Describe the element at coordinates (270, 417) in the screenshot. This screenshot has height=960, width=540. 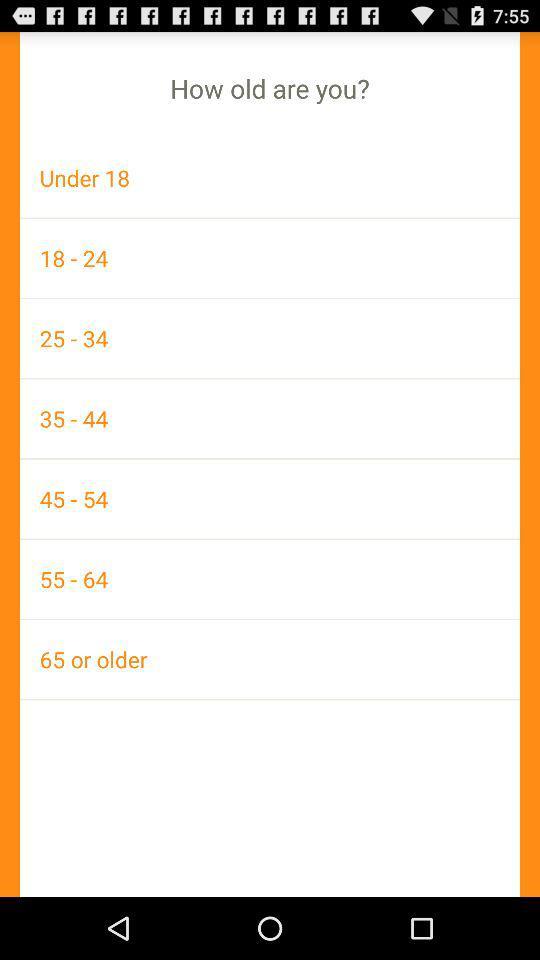
I see `the icon below the 25 - 34 app` at that location.